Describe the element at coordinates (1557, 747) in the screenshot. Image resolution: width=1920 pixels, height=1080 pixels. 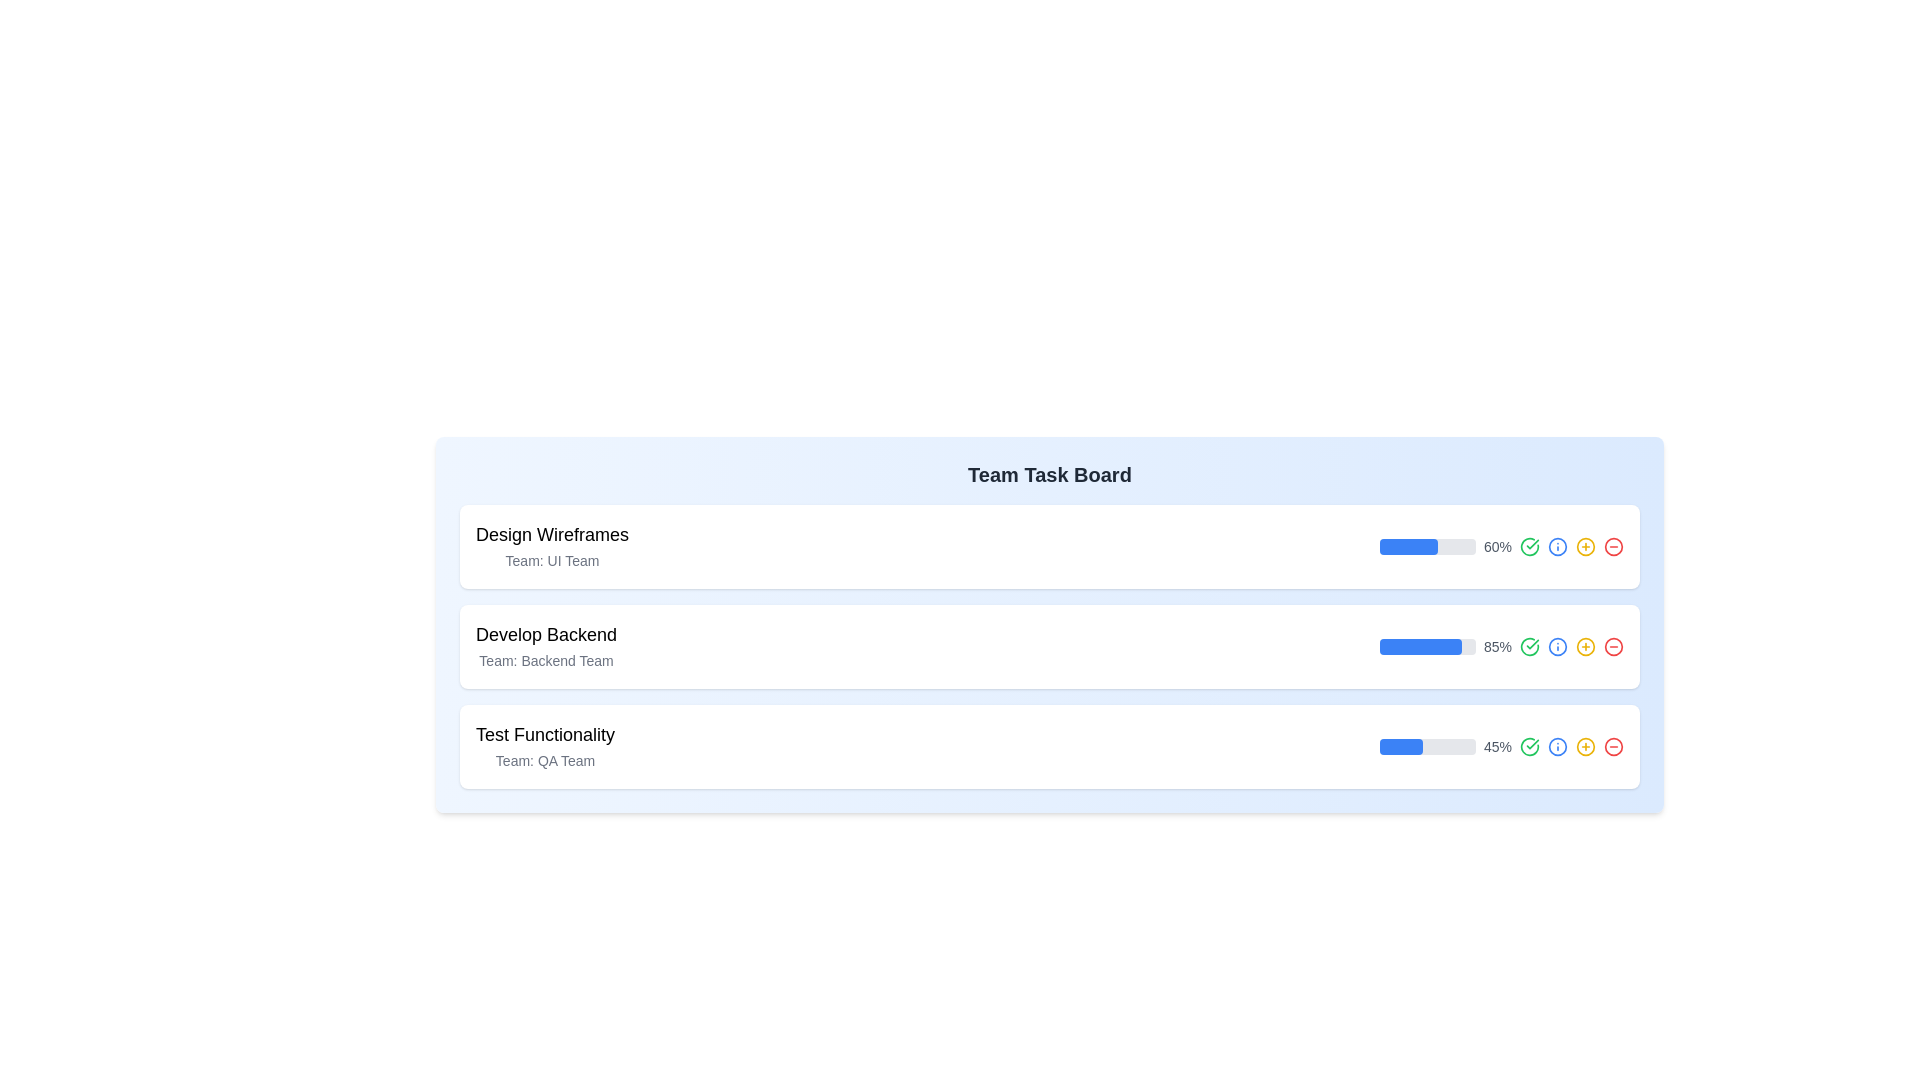
I see `the blue circle with a white border that is part of the info icon in the third task row of the 'Test Functionality' task card` at that location.